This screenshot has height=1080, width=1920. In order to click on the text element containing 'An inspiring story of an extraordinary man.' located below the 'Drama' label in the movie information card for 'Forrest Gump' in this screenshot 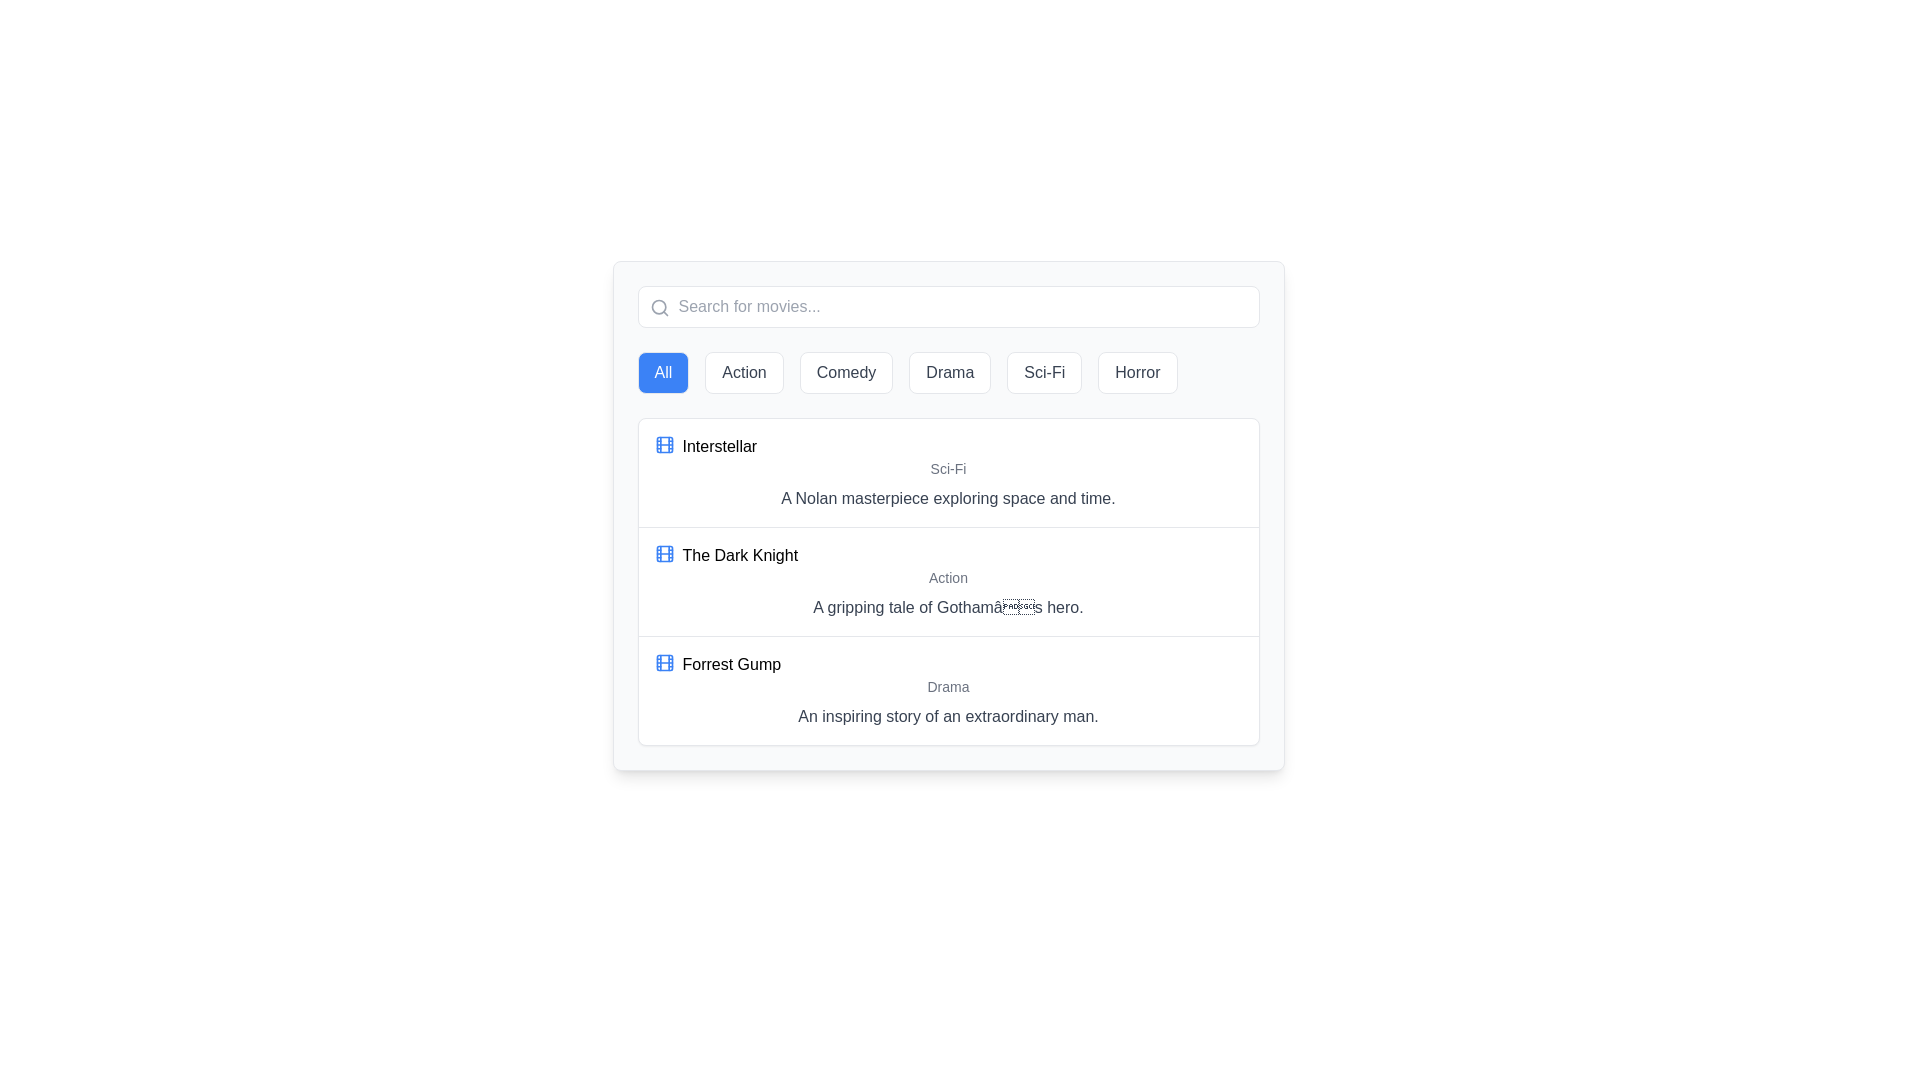, I will do `click(947, 716)`.